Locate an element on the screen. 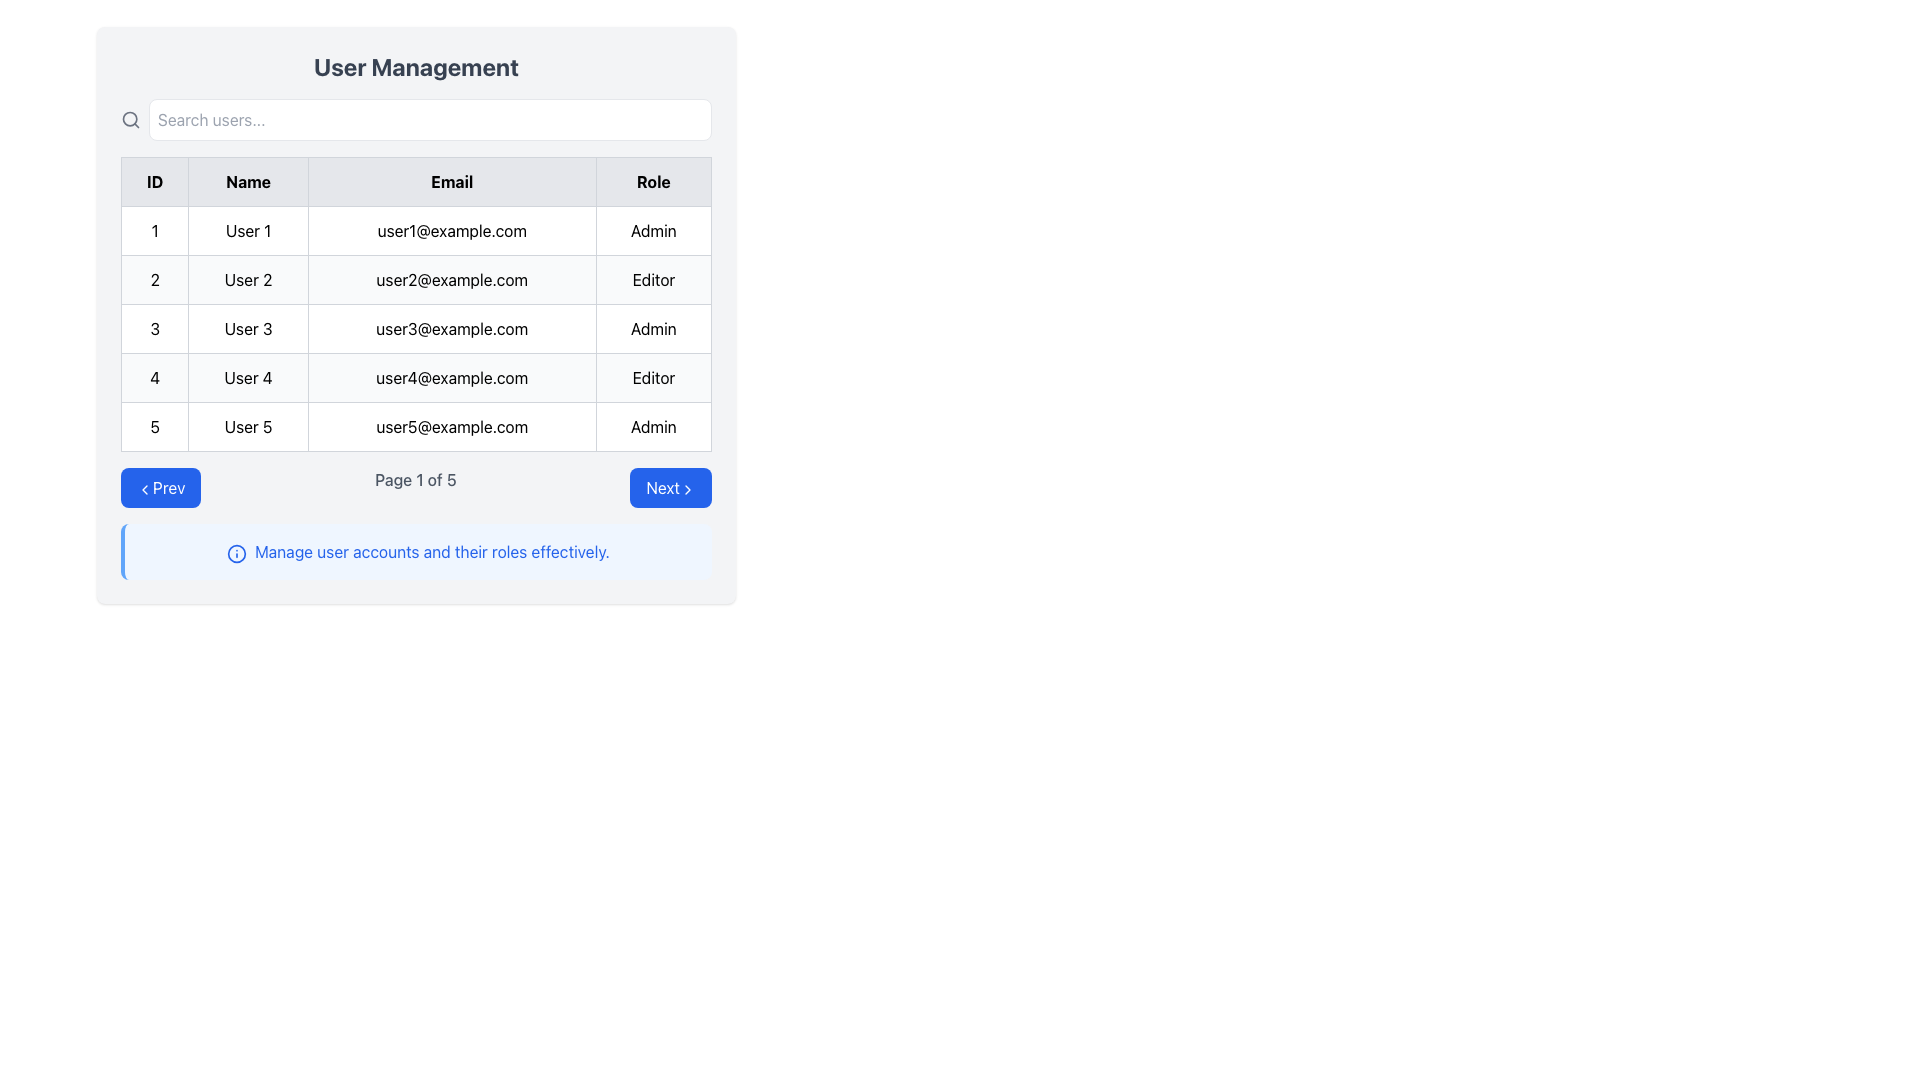  the text block displaying the number '4' in the 'ID' column of the user management table, which is the first cell of the row for 'User 4' is located at coordinates (154, 378).